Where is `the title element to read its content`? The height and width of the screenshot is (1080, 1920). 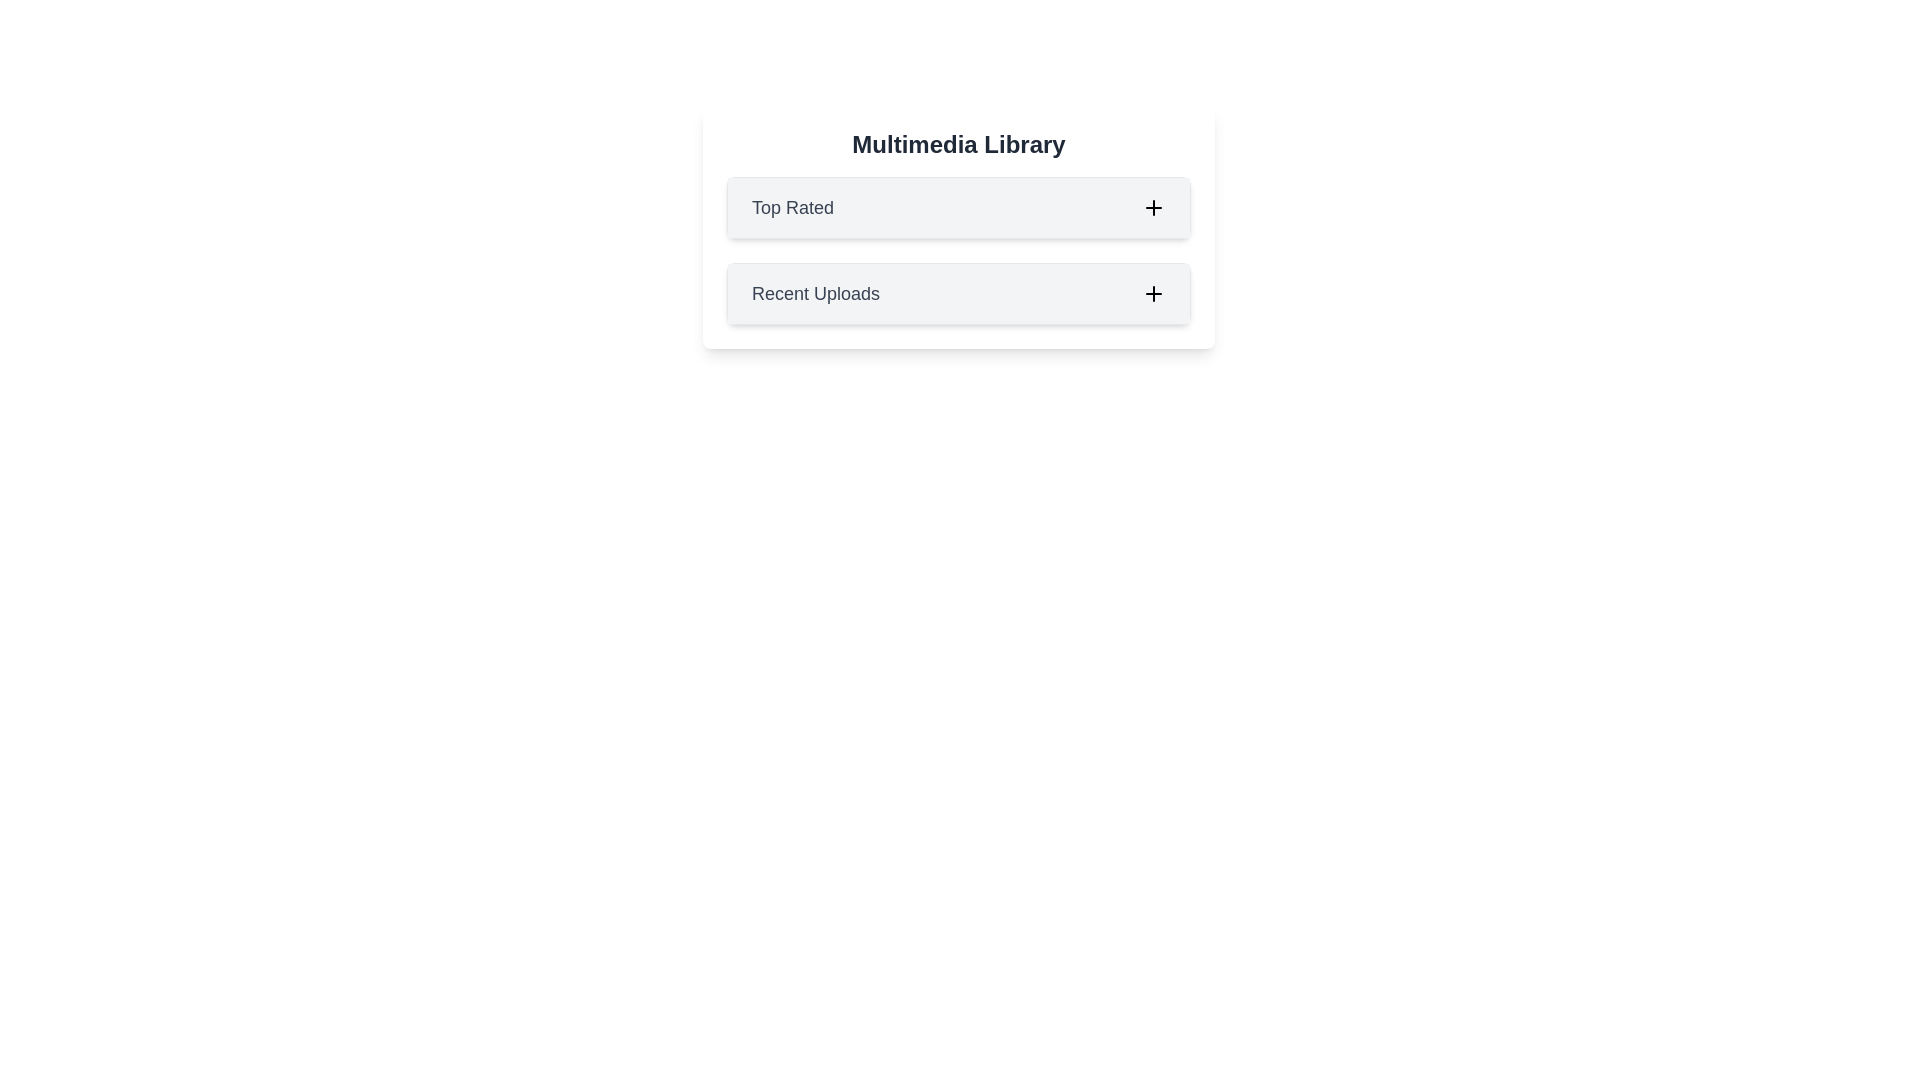
the title element to read its content is located at coordinates (958, 144).